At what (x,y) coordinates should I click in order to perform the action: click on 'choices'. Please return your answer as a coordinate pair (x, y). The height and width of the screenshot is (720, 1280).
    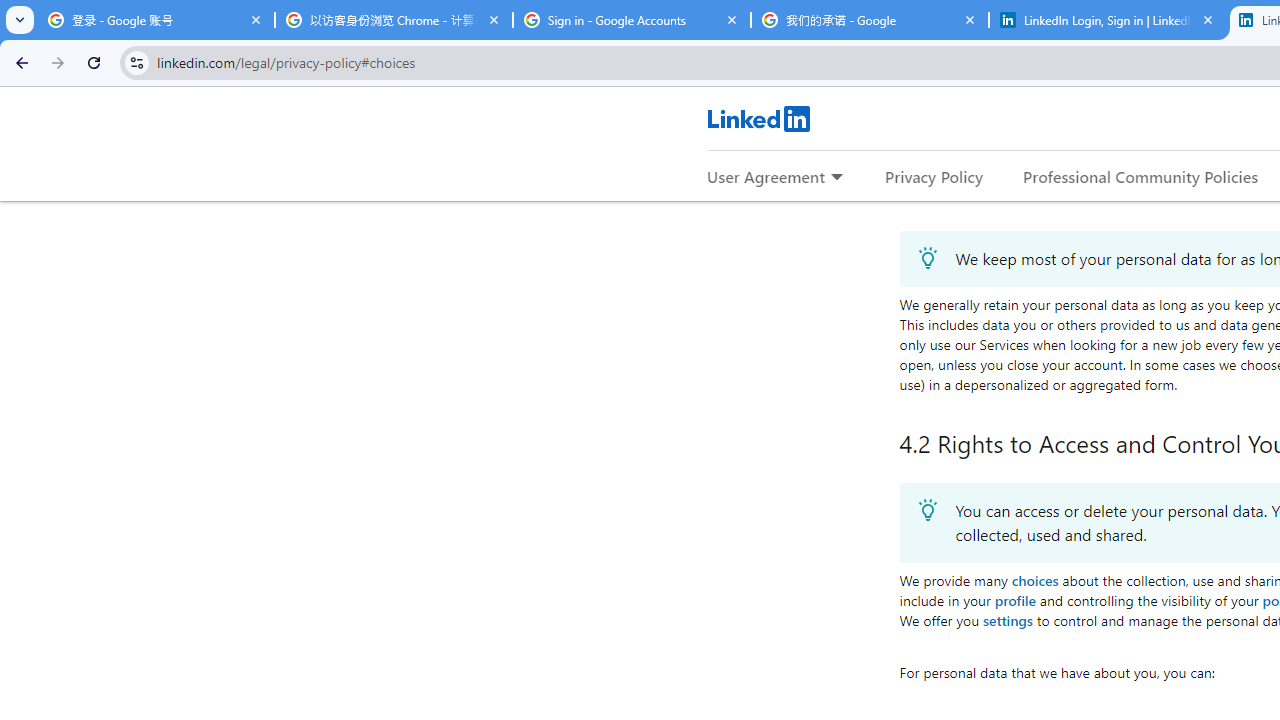
    Looking at the image, I should click on (1034, 579).